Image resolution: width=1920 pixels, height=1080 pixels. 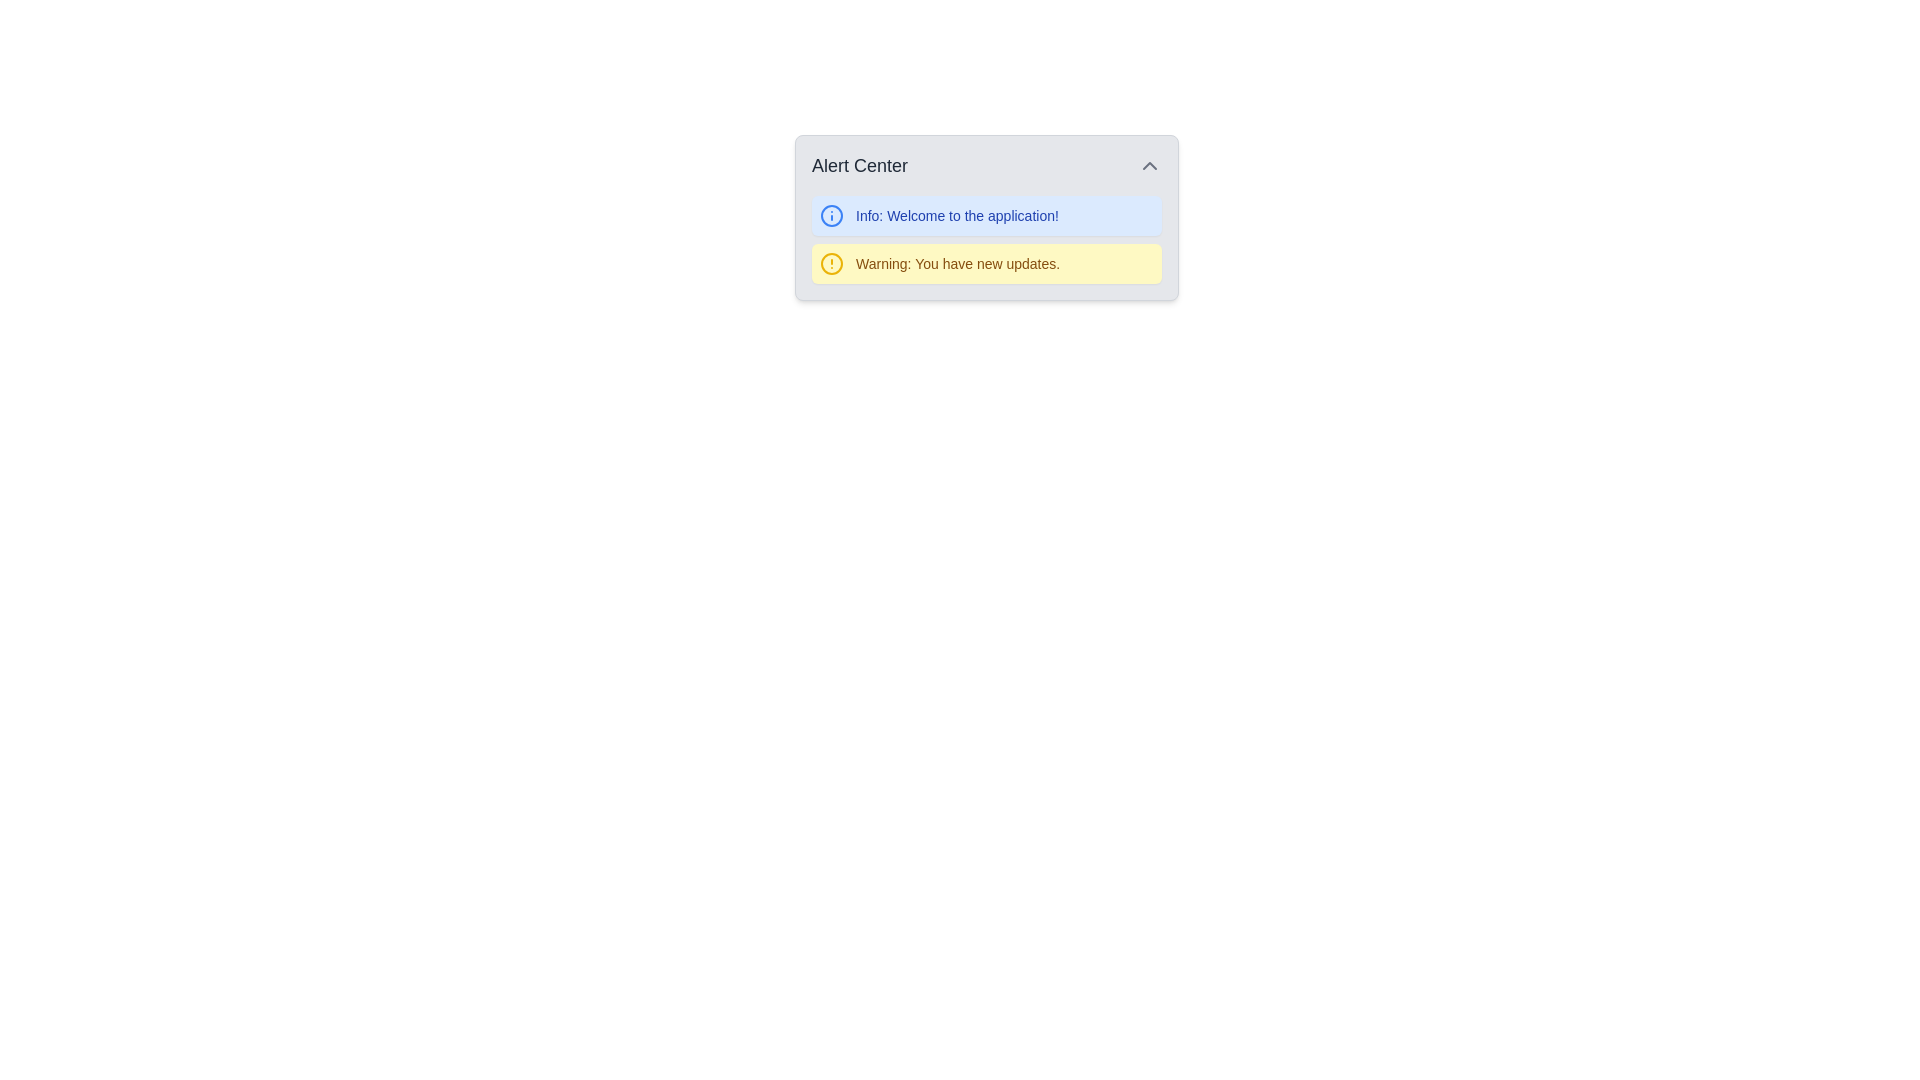 What do you see at coordinates (956, 216) in the screenshot?
I see `the text label that reads 'Info: Welcome to the application!' which is styled in a small blue font and located in an alert box` at bounding box center [956, 216].